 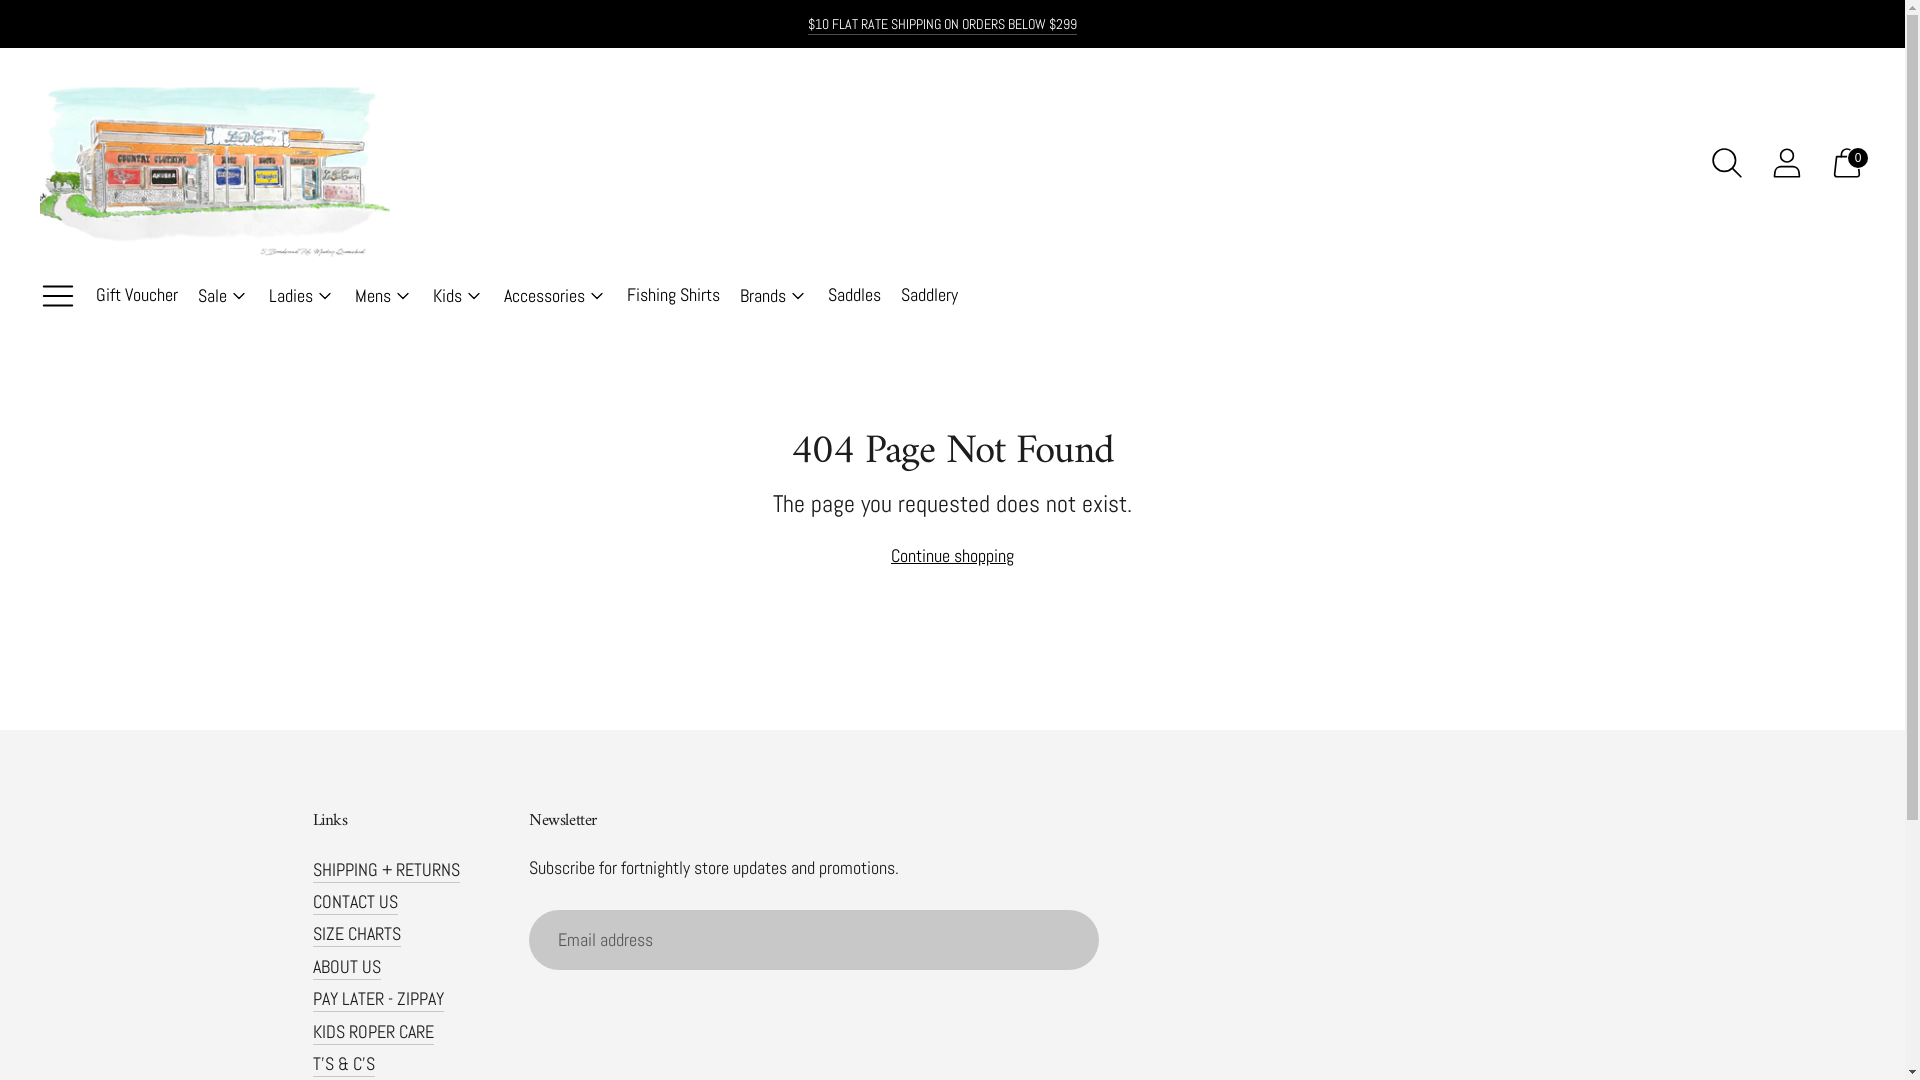 What do you see at coordinates (772, 296) in the screenshot?
I see `'Brands'` at bounding box center [772, 296].